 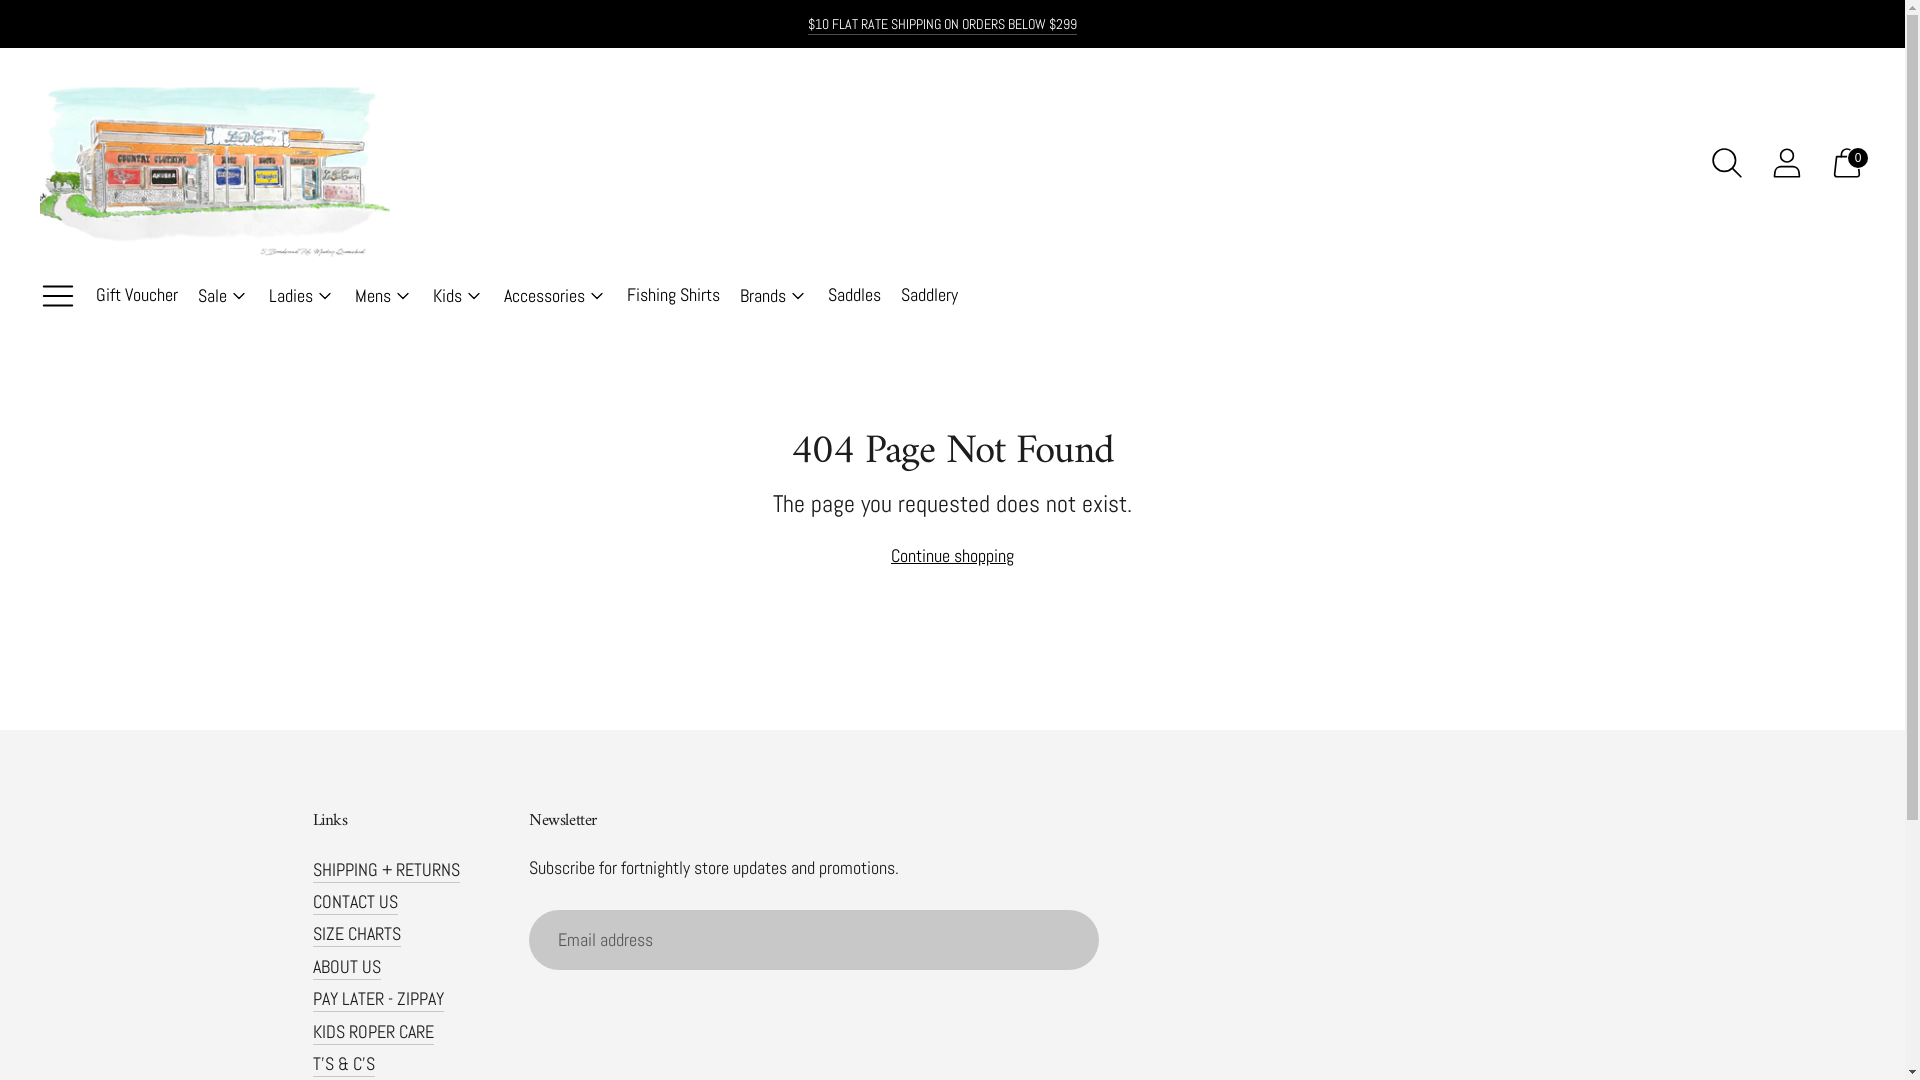 What do you see at coordinates (772, 296) in the screenshot?
I see `'Brands'` at bounding box center [772, 296].